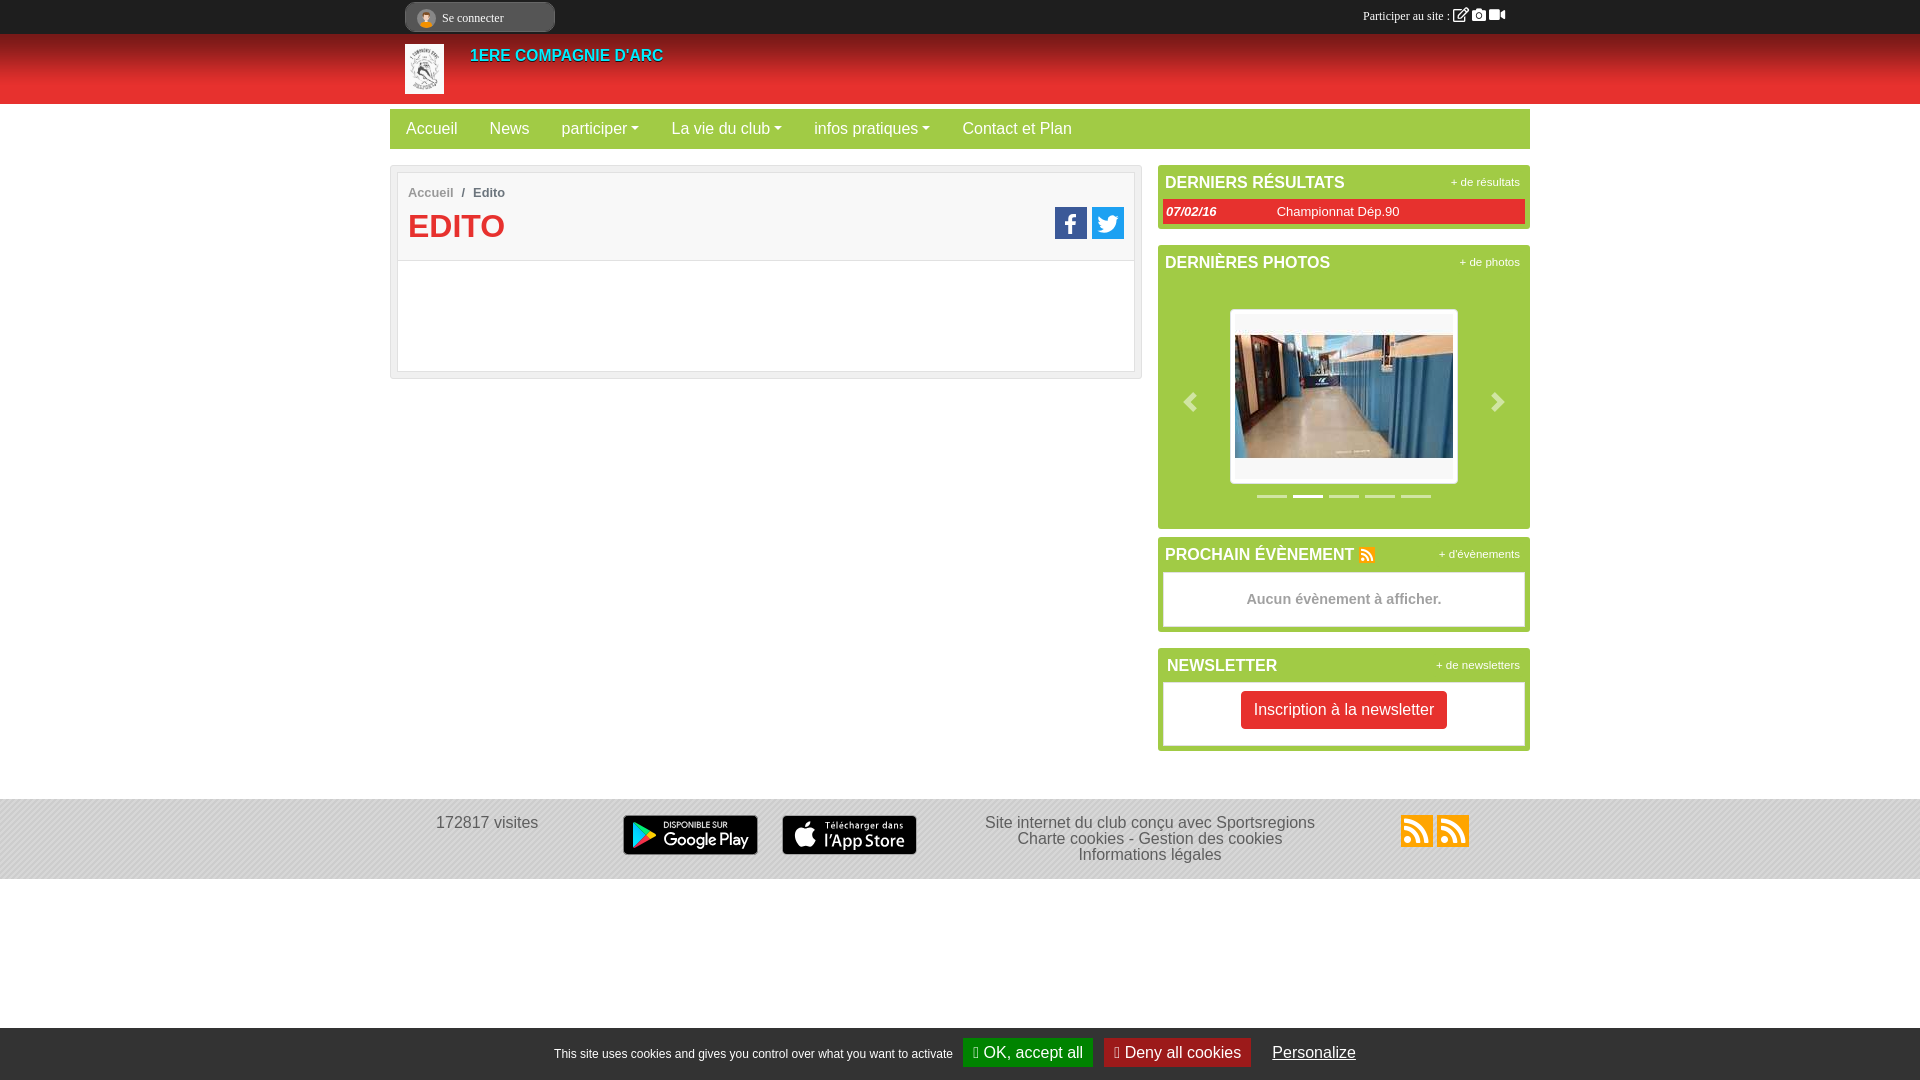 Image resolution: width=1920 pixels, height=1080 pixels. Describe the element at coordinates (1433, 15) in the screenshot. I see `'Participer au site :'` at that location.